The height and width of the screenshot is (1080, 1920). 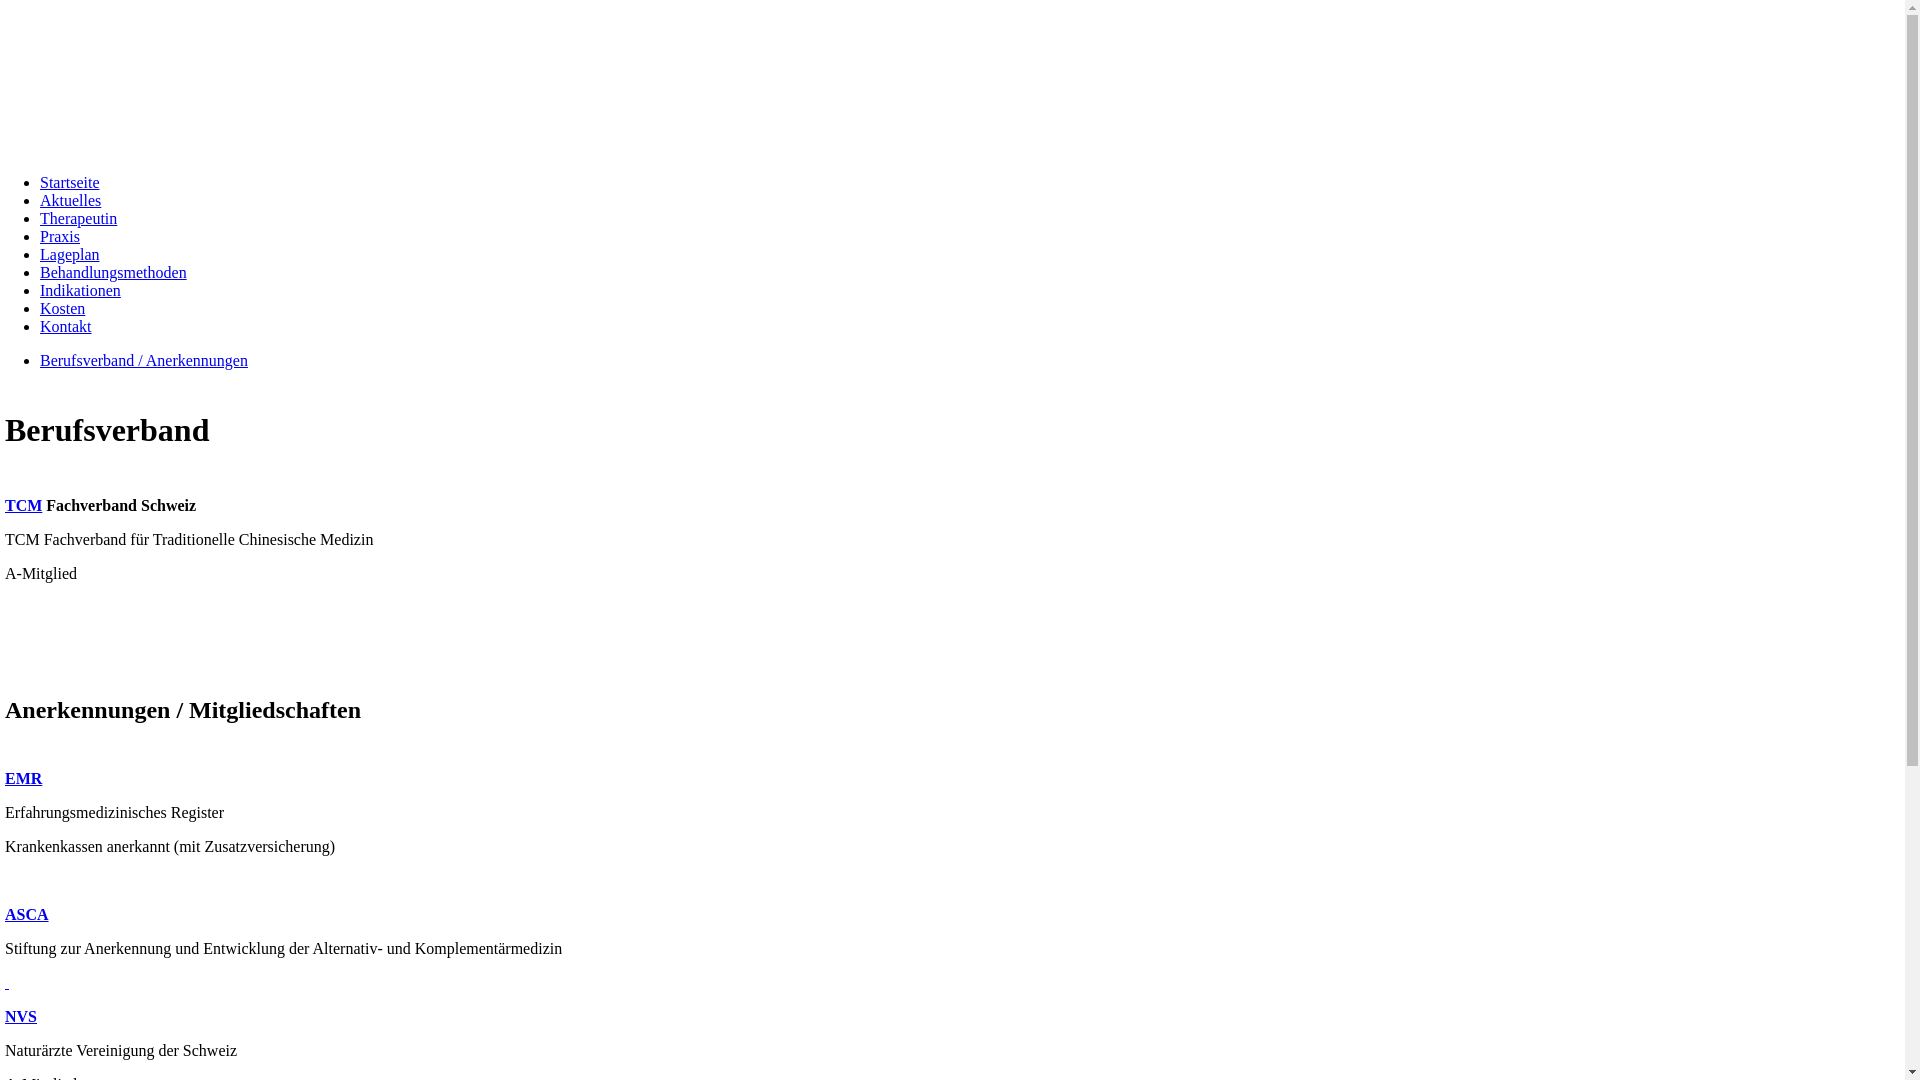 I want to click on 'Kontakt', so click(x=39, y=325).